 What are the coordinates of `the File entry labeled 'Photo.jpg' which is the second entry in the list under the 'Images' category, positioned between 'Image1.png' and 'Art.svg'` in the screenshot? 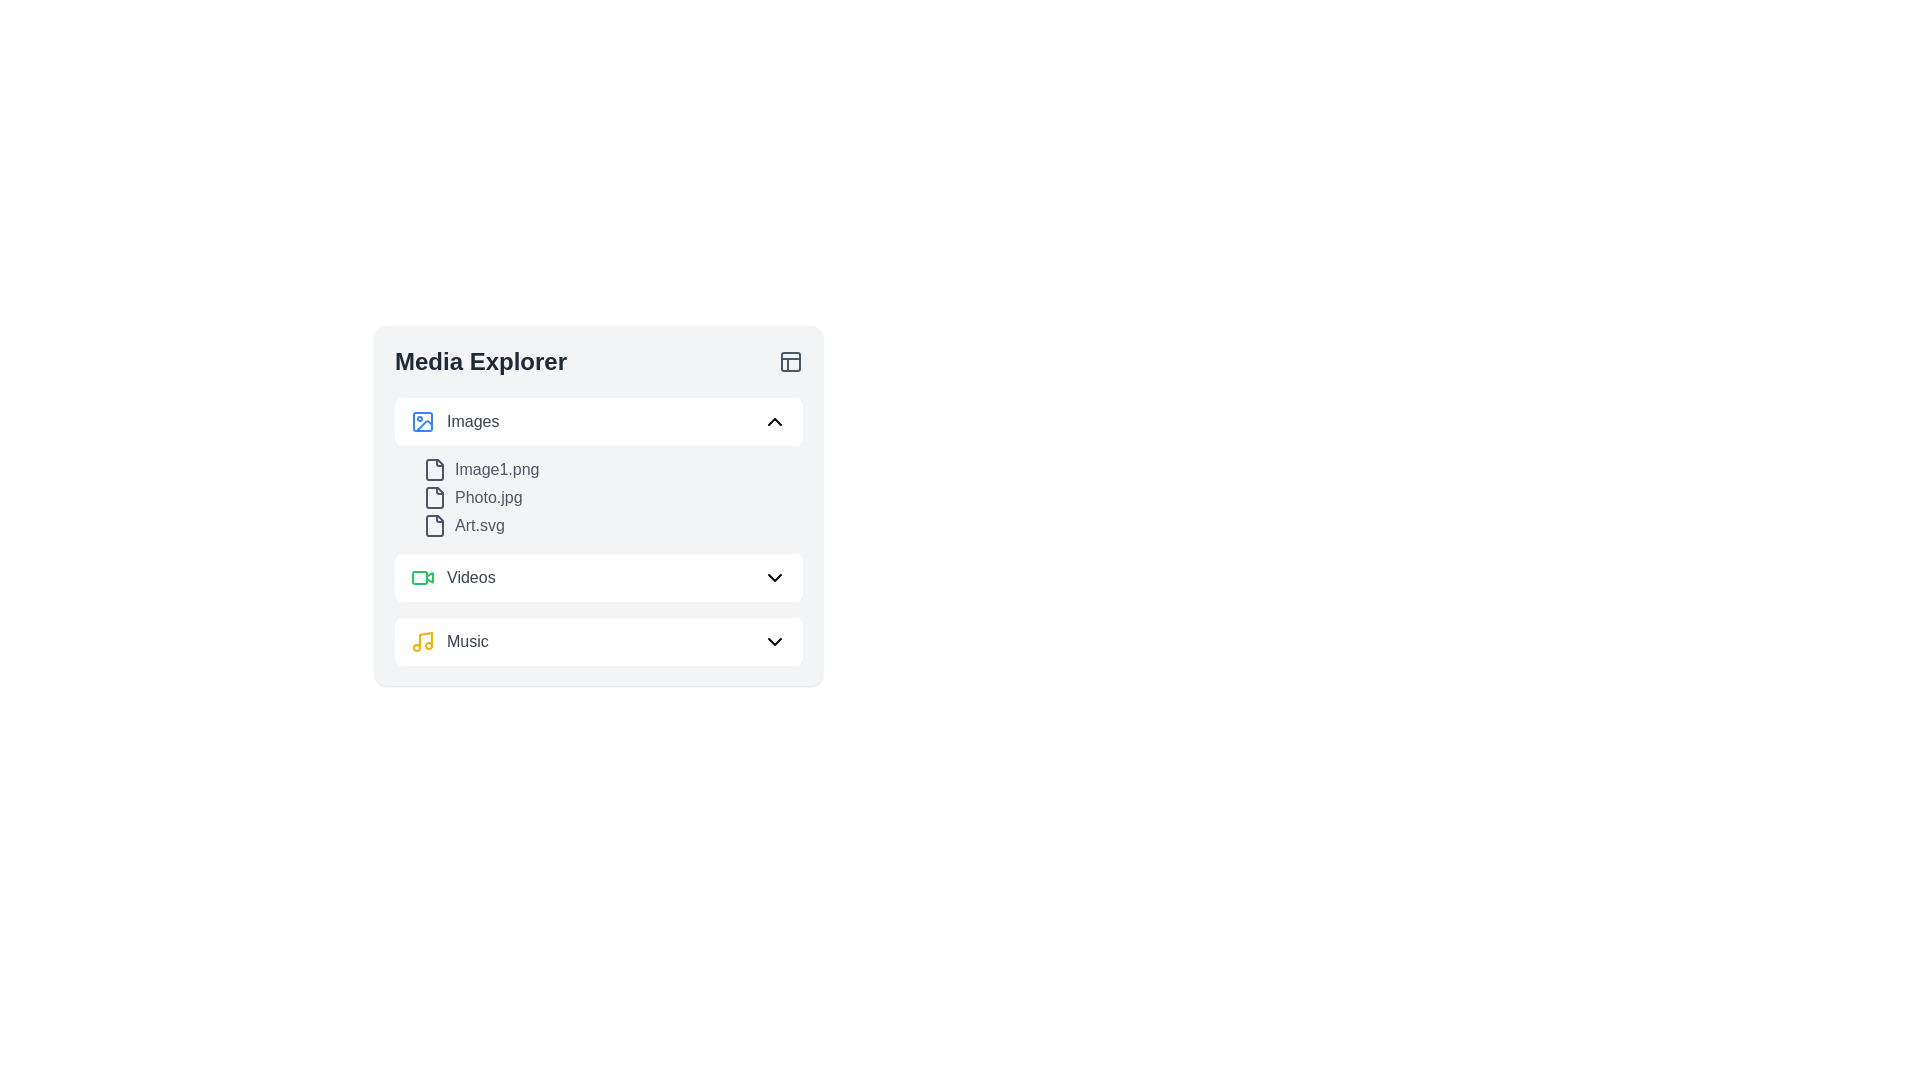 It's located at (612, 496).